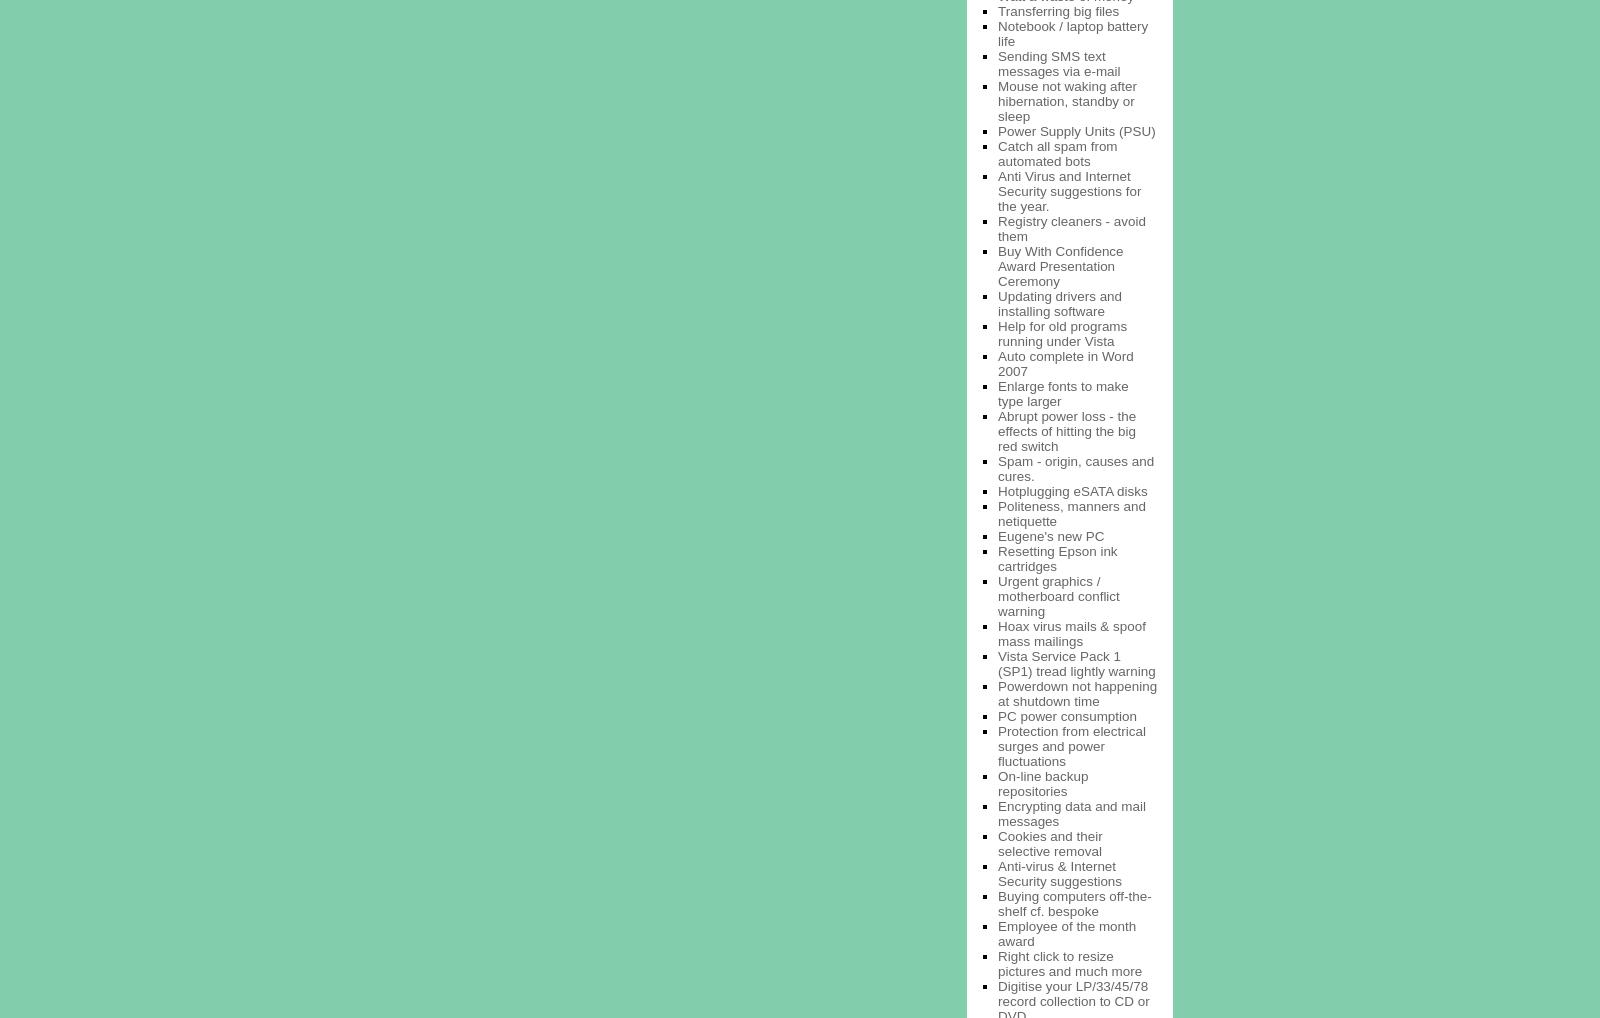 This screenshot has height=1018, width=1600. Describe the element at coordinates (997, 692) in the screenshot. I see `'Powerdown not happening at shutdown time'` at that location.